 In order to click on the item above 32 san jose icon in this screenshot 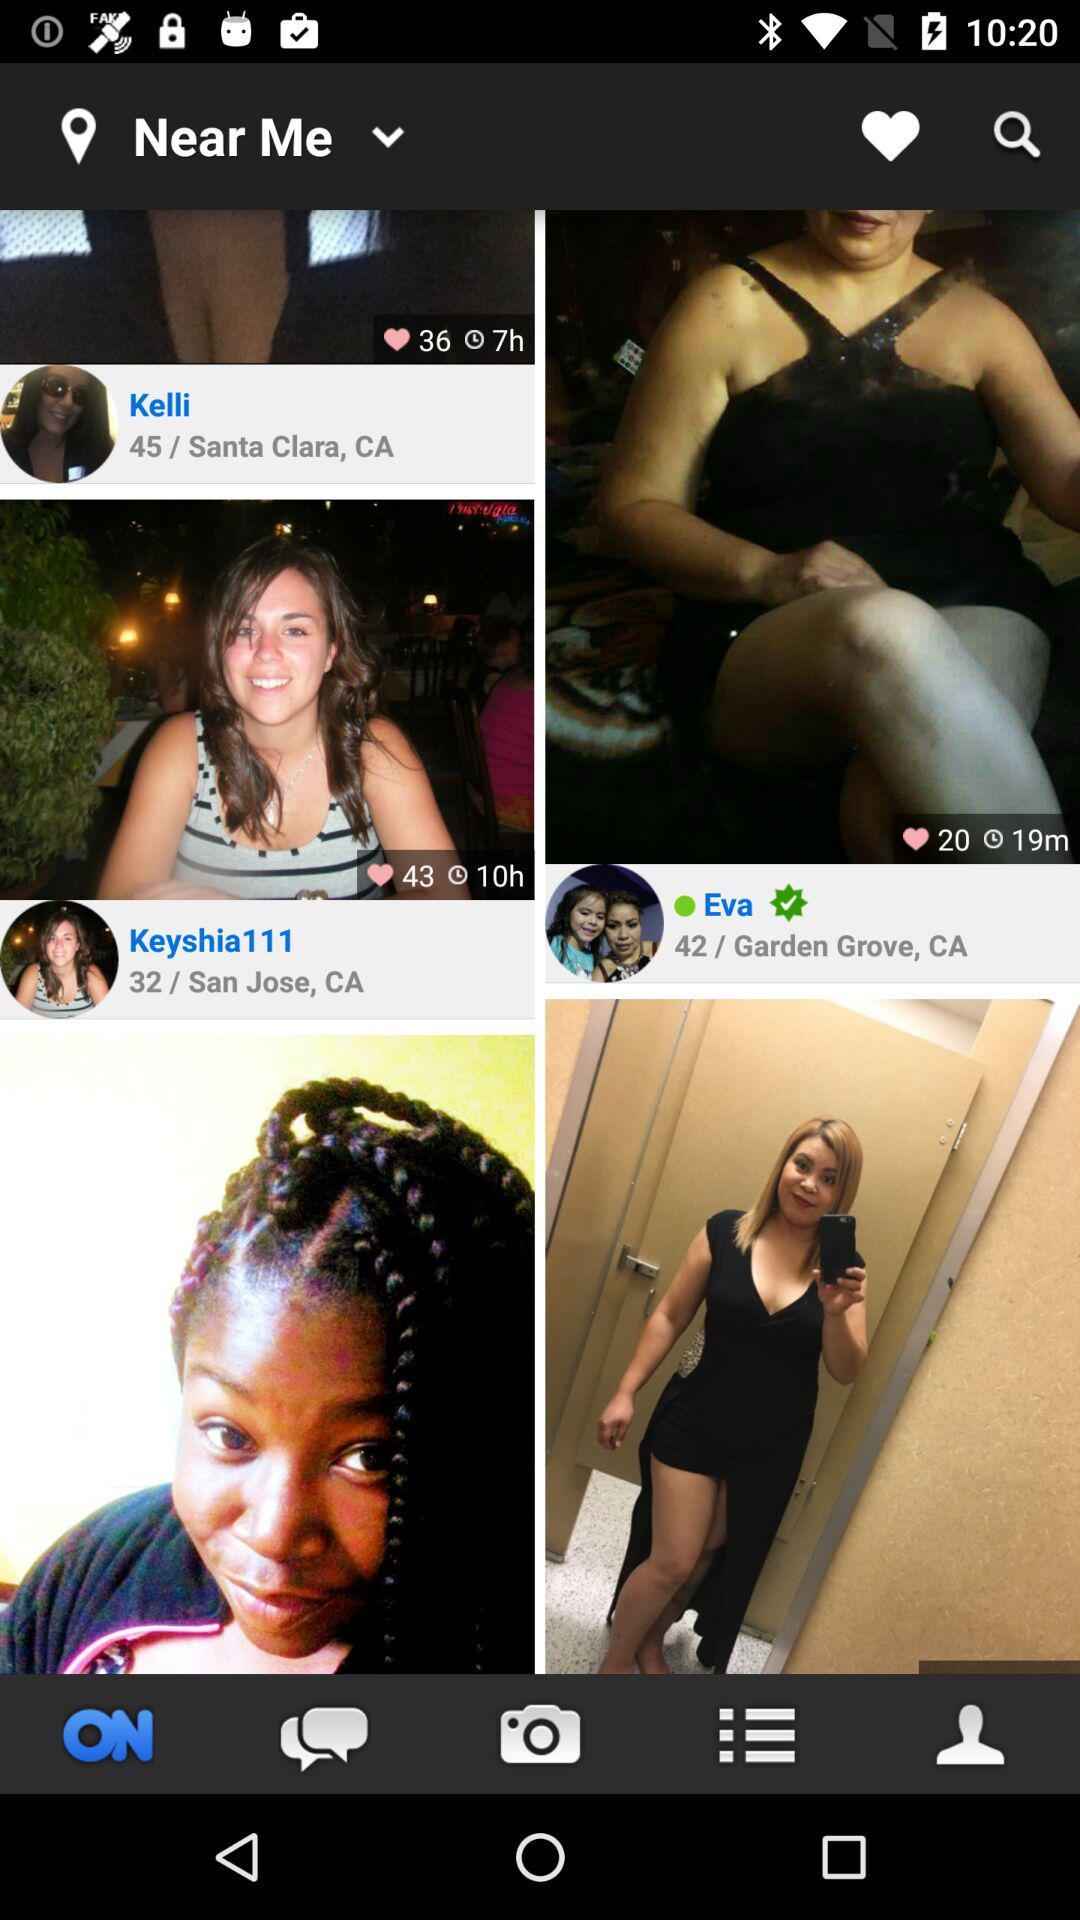, I will do `click(212, 938)`.